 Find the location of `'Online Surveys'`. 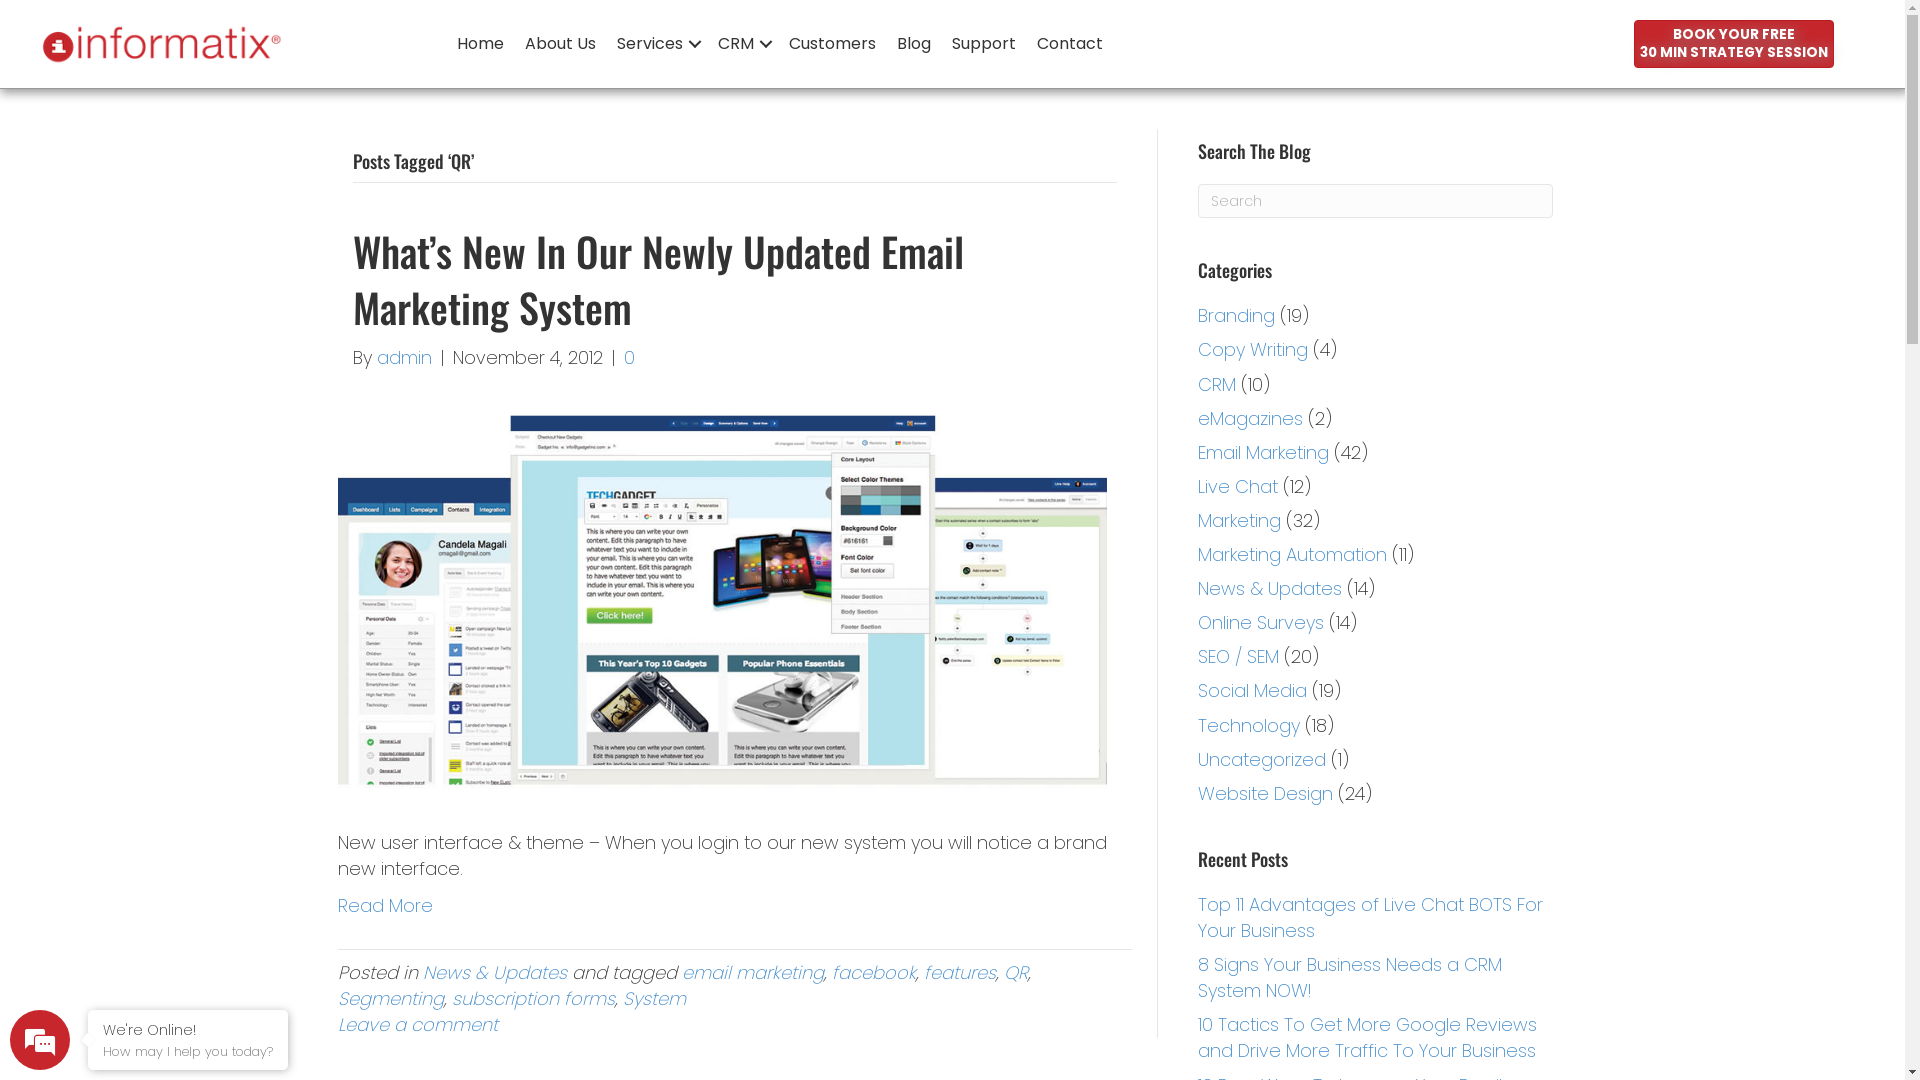

'Online Surveys' is located at coordinates (1260, 621).